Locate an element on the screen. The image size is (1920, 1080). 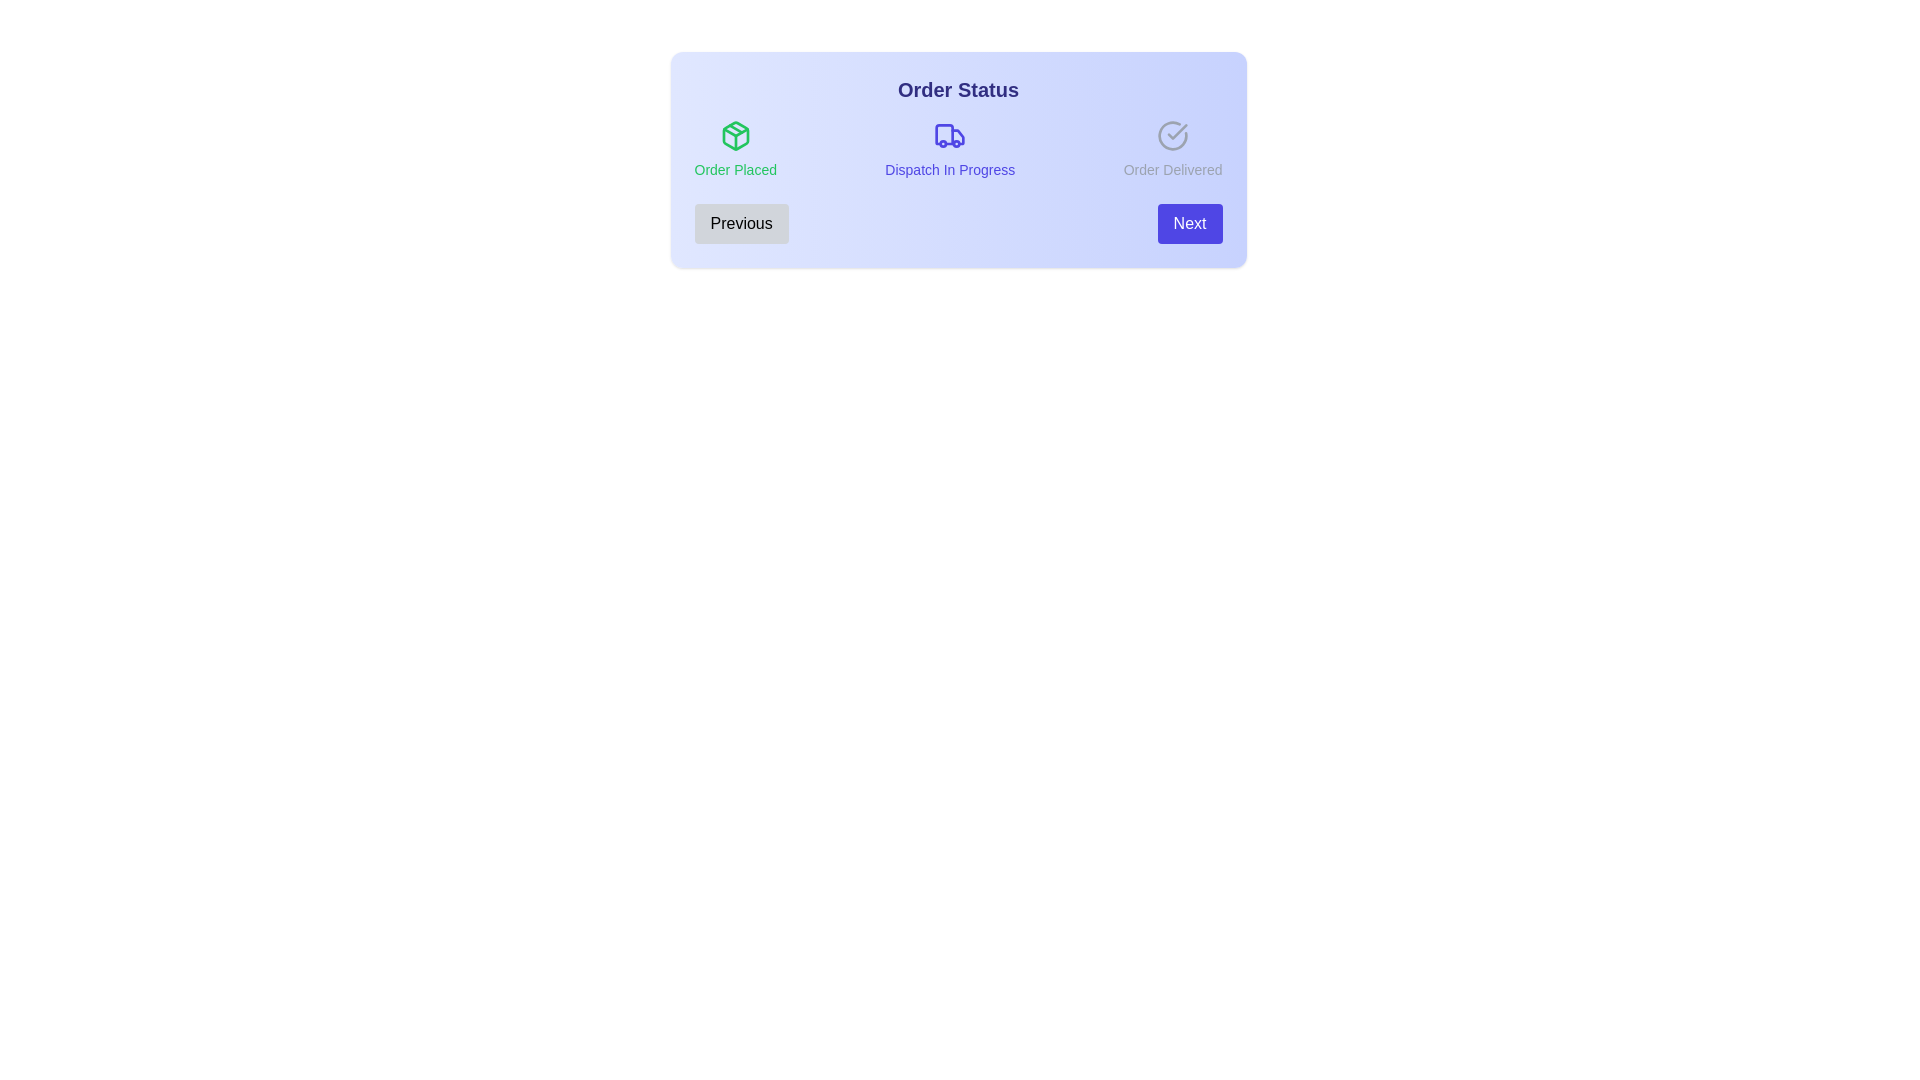
the 'Order Placed' status icon located at the top left of the interface is located at coordinates (734, 135).